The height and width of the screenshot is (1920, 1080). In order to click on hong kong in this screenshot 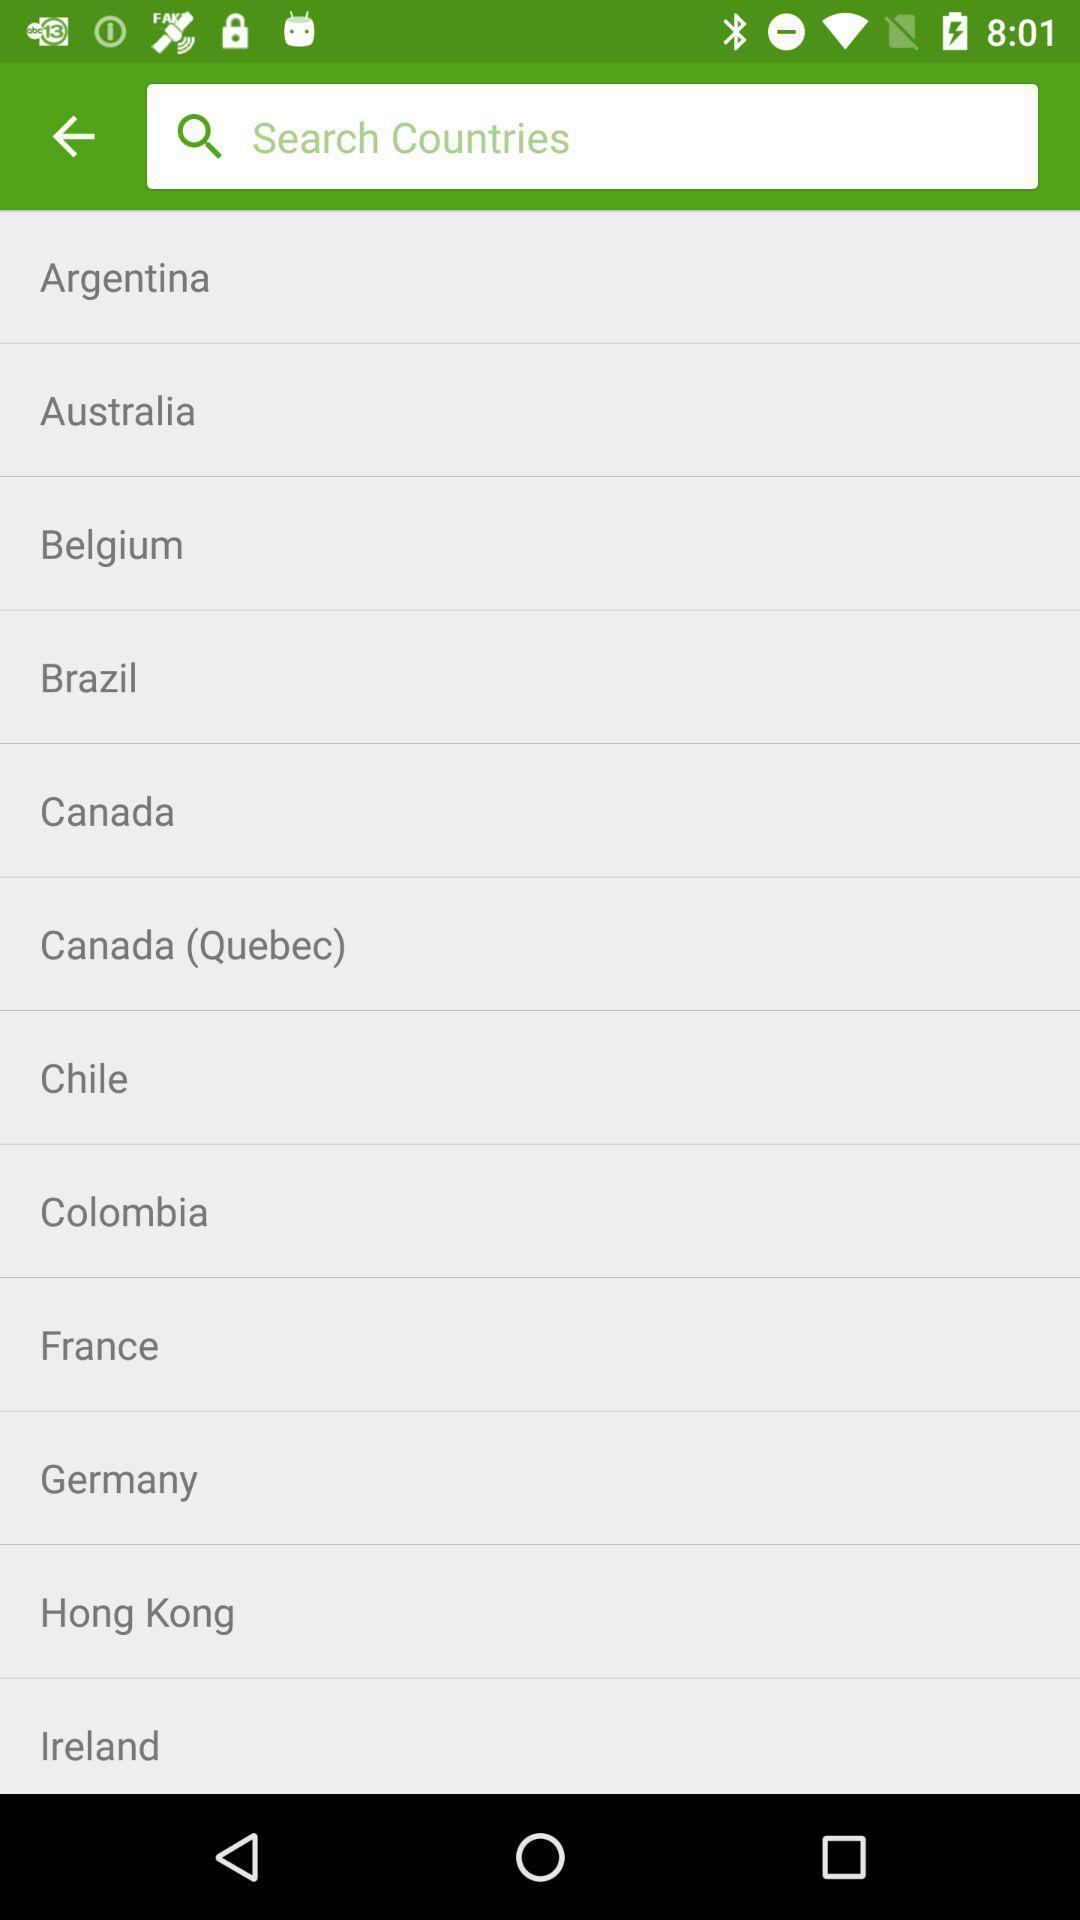, I will do `click(540, 1611)`.